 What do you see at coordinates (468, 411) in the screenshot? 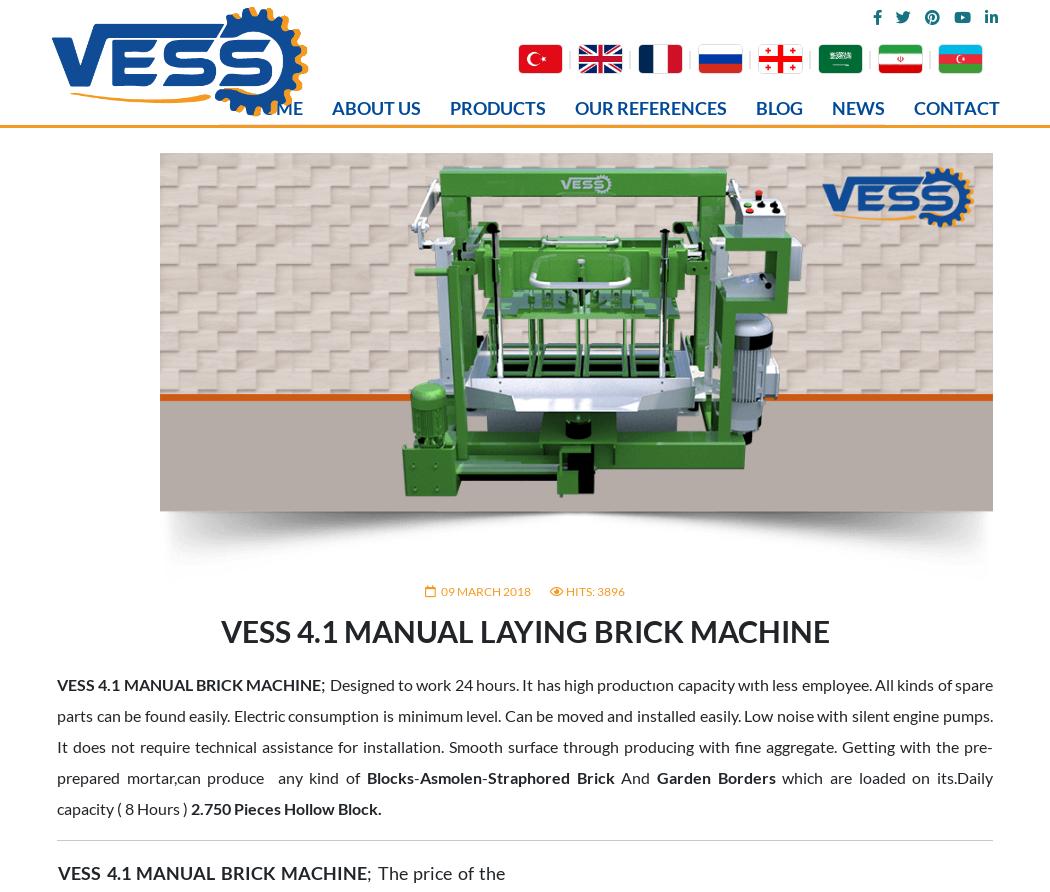
I see `'1/2'` at bounding box center [468, 411].